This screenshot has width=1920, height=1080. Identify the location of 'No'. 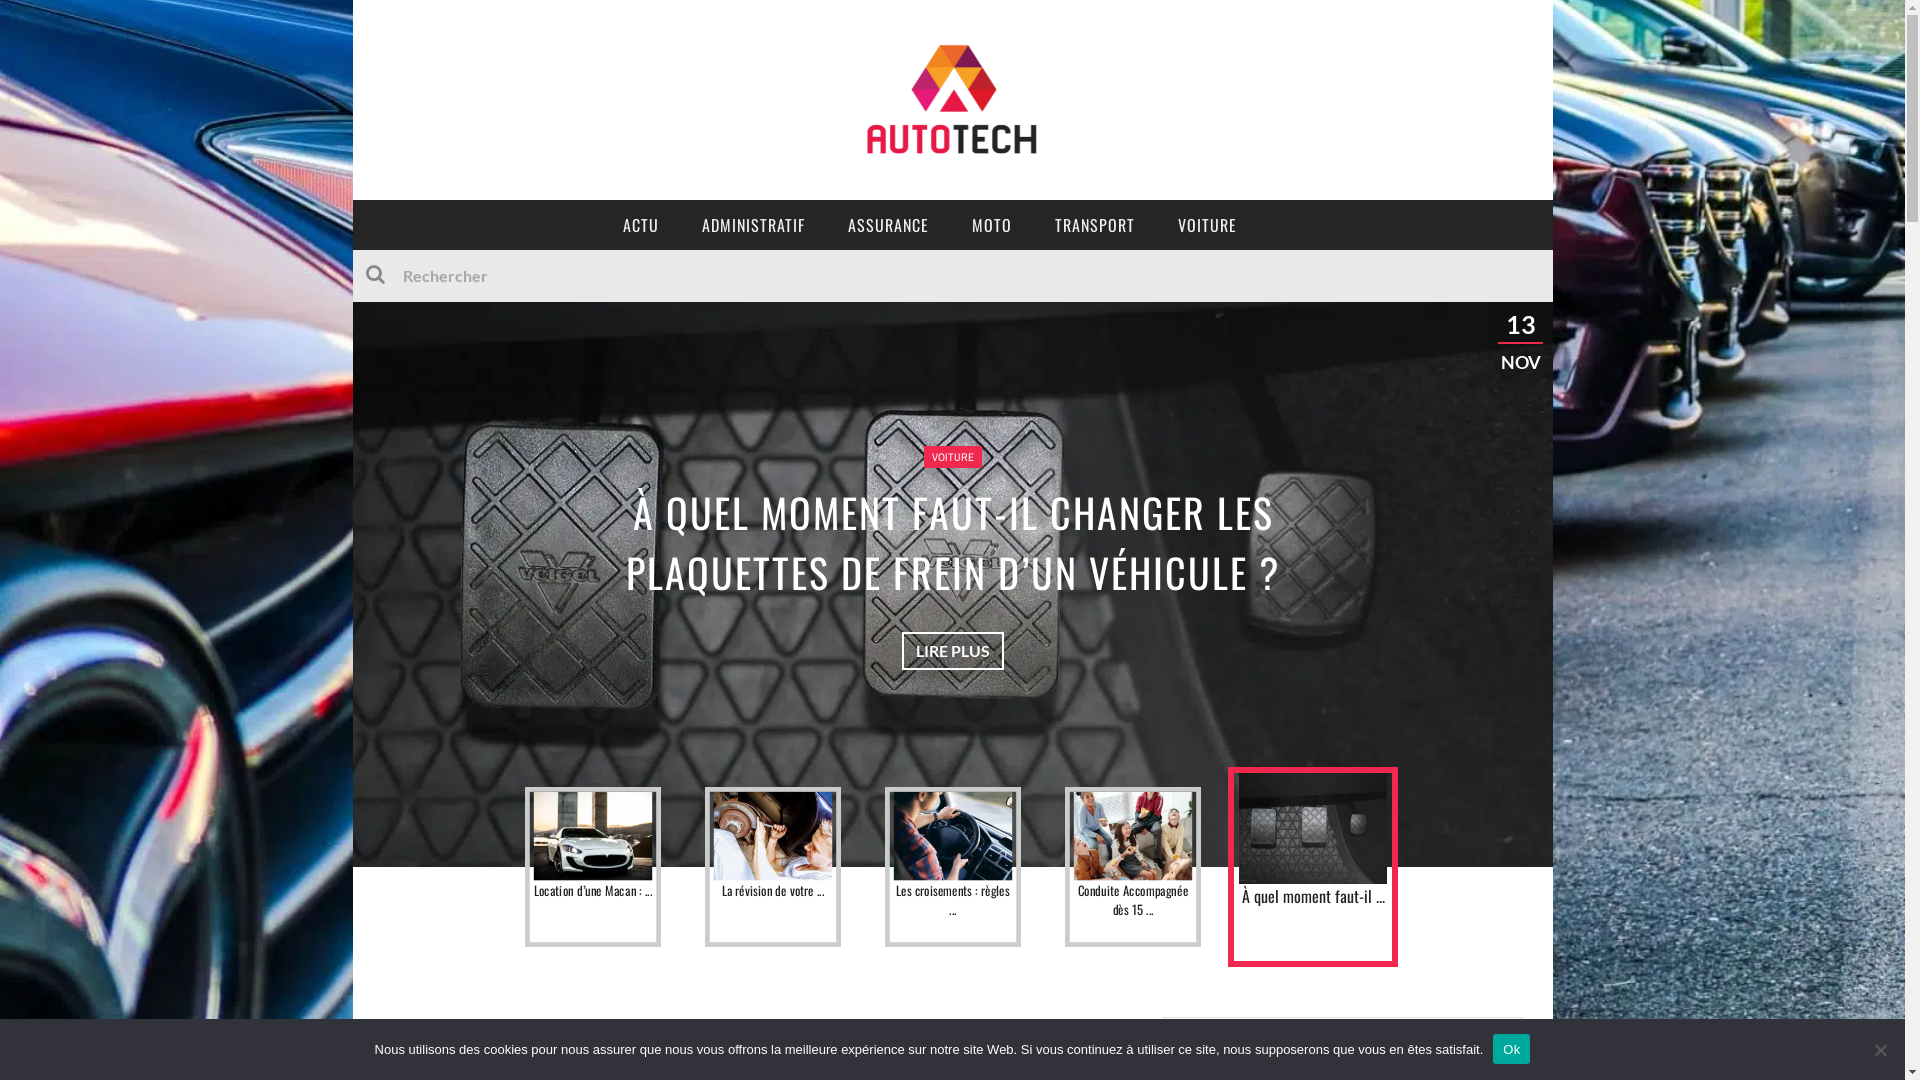
(1879, 1048).